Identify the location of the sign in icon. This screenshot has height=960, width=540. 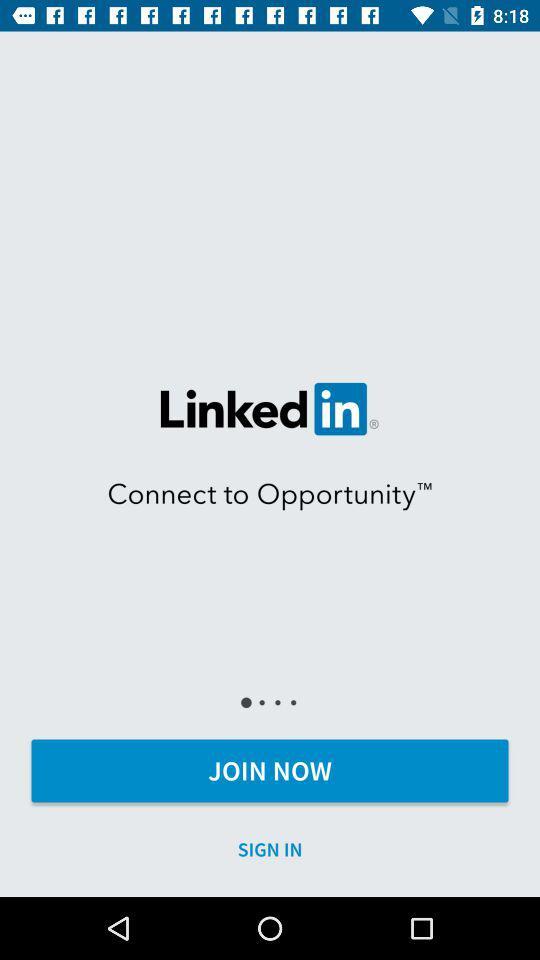
(270, 848).